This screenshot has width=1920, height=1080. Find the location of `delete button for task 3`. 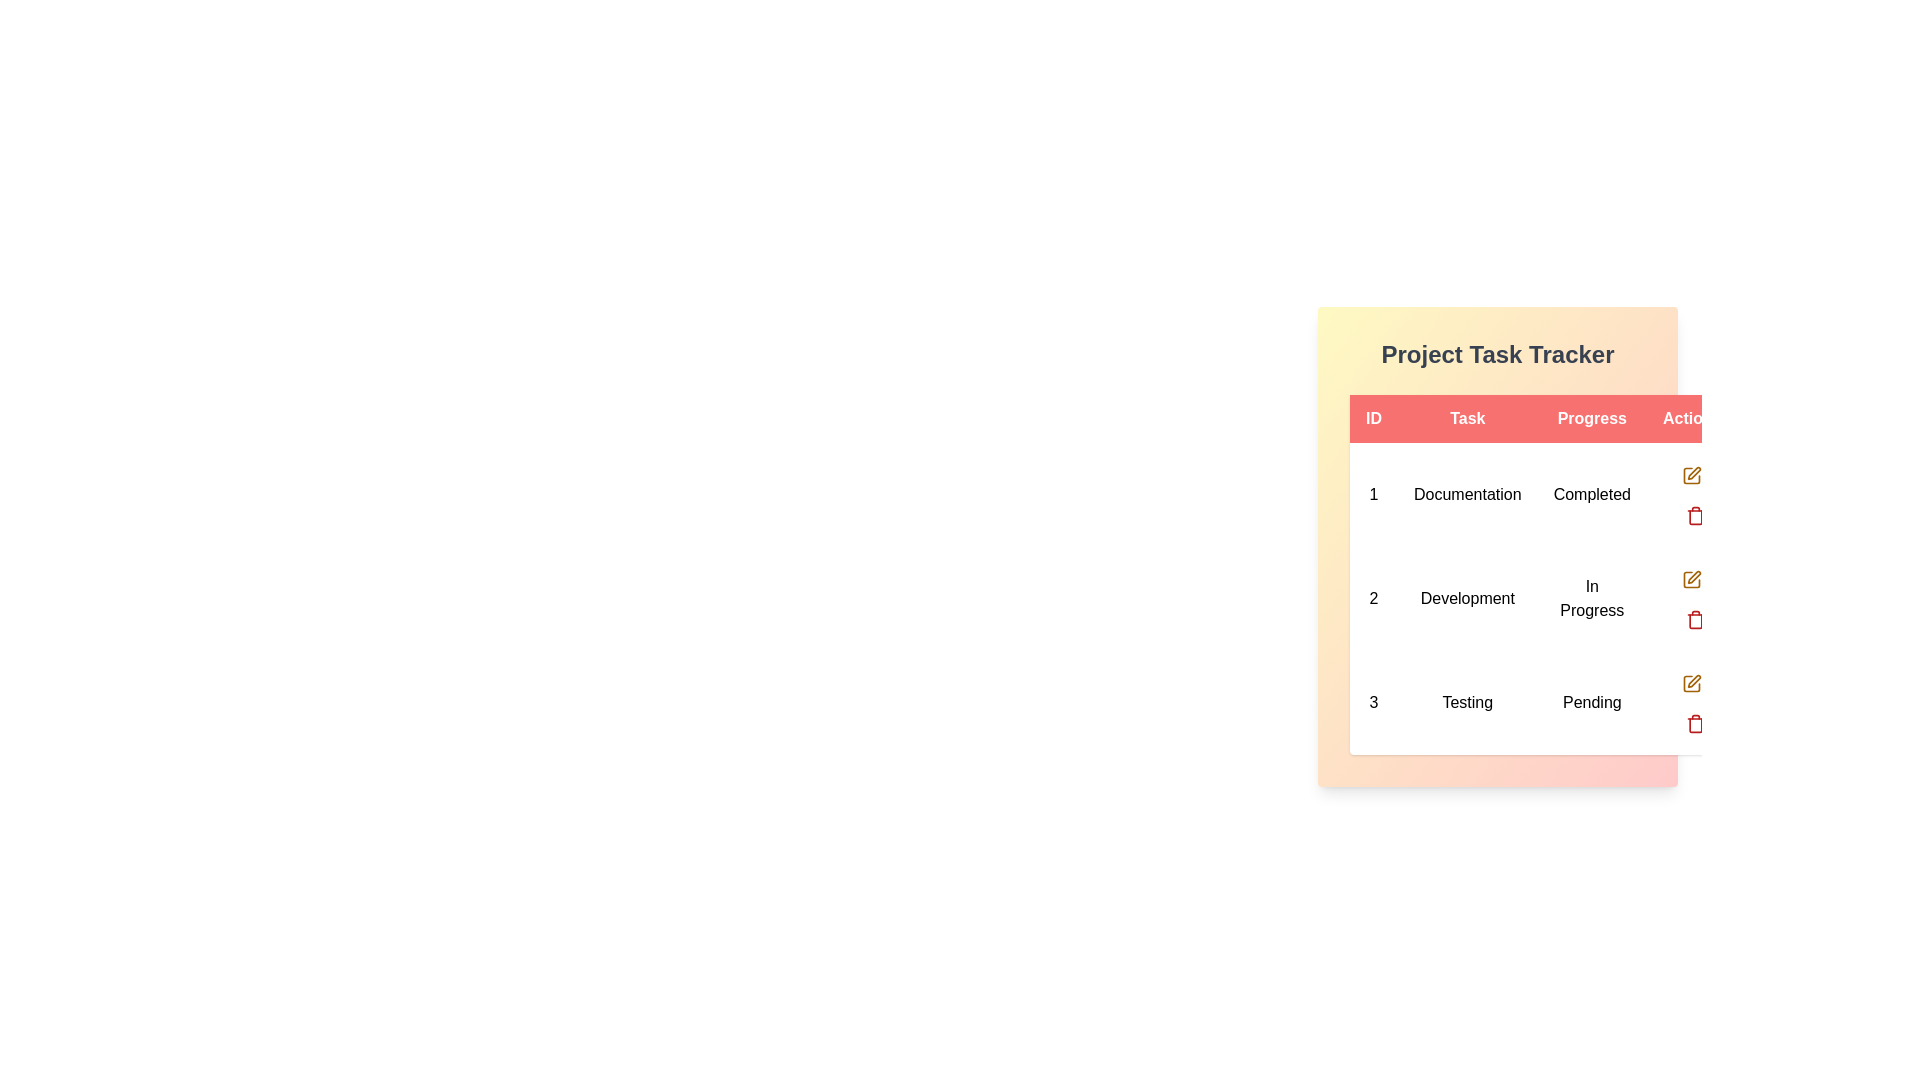

delete button for task 3 is located at coordinates (1695, 722).